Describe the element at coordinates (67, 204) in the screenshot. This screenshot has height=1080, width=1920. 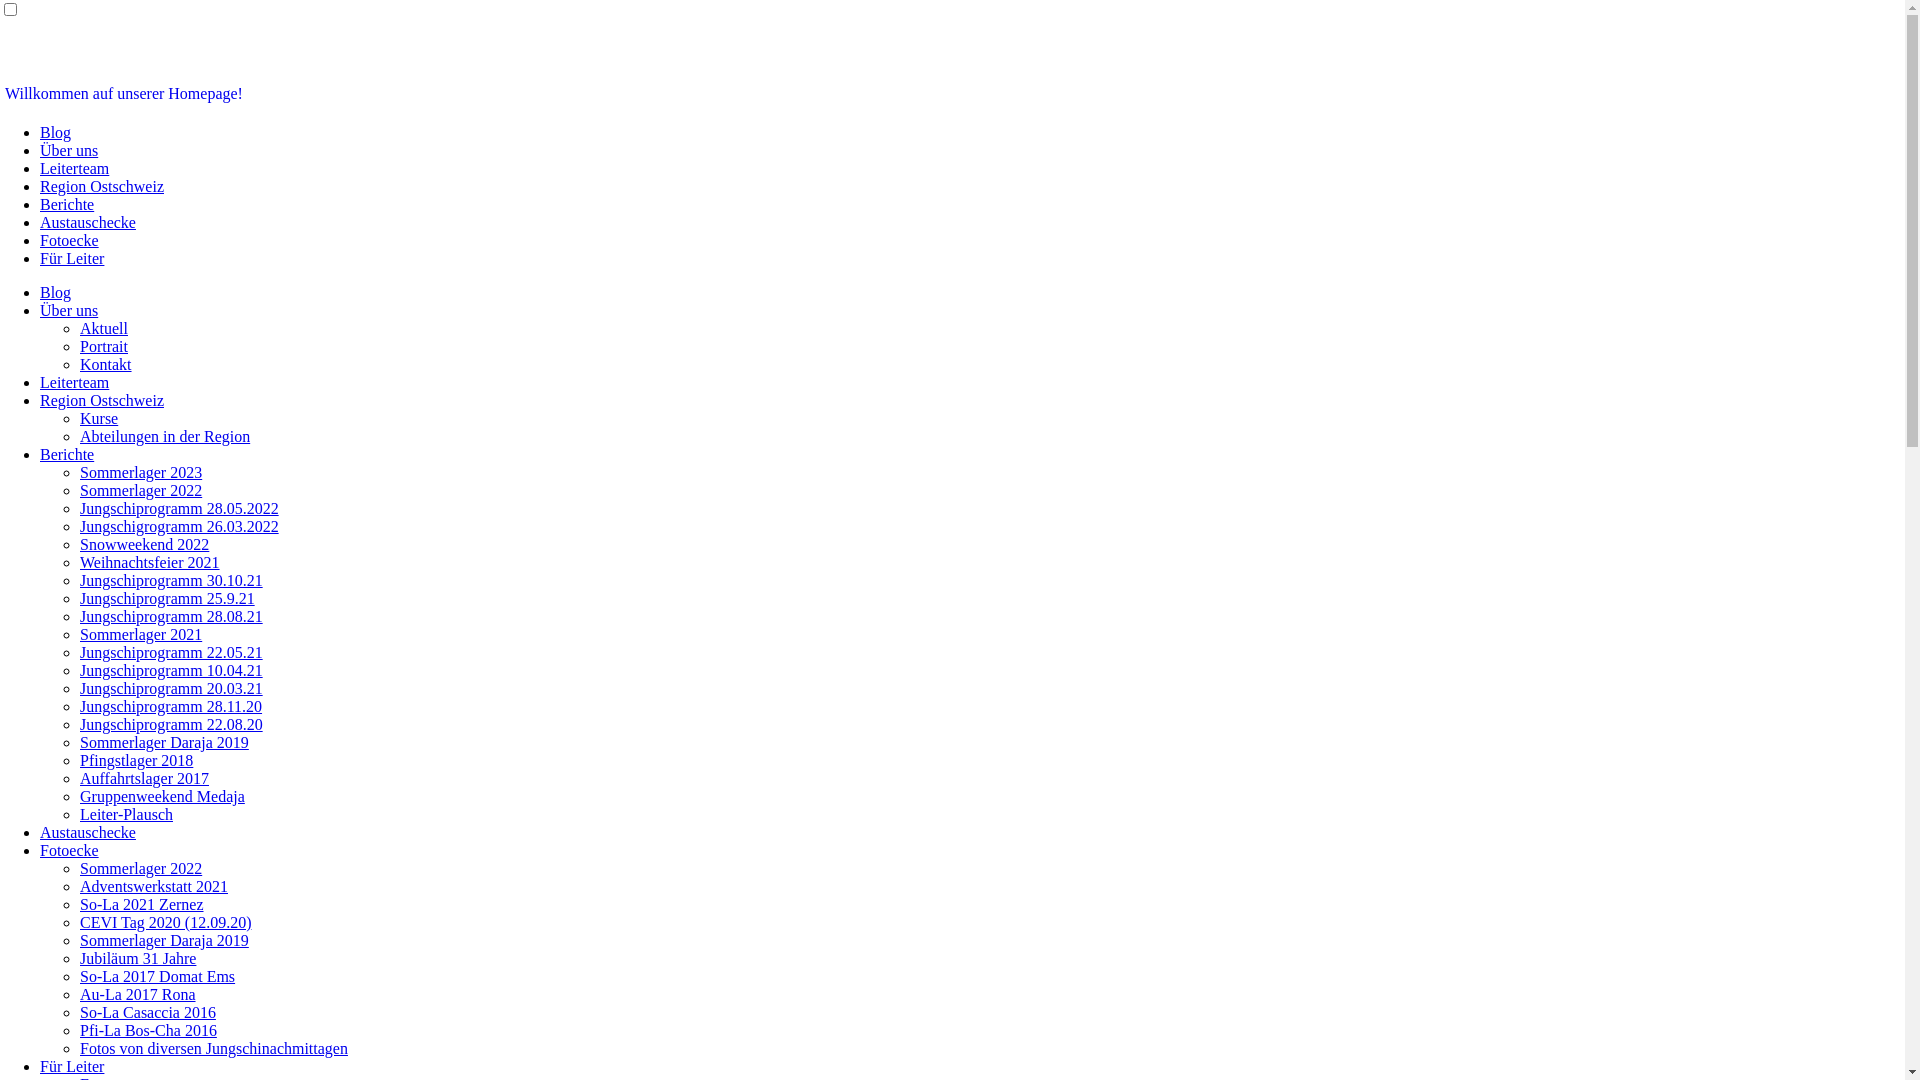
I see `'Berichte'` at that location.